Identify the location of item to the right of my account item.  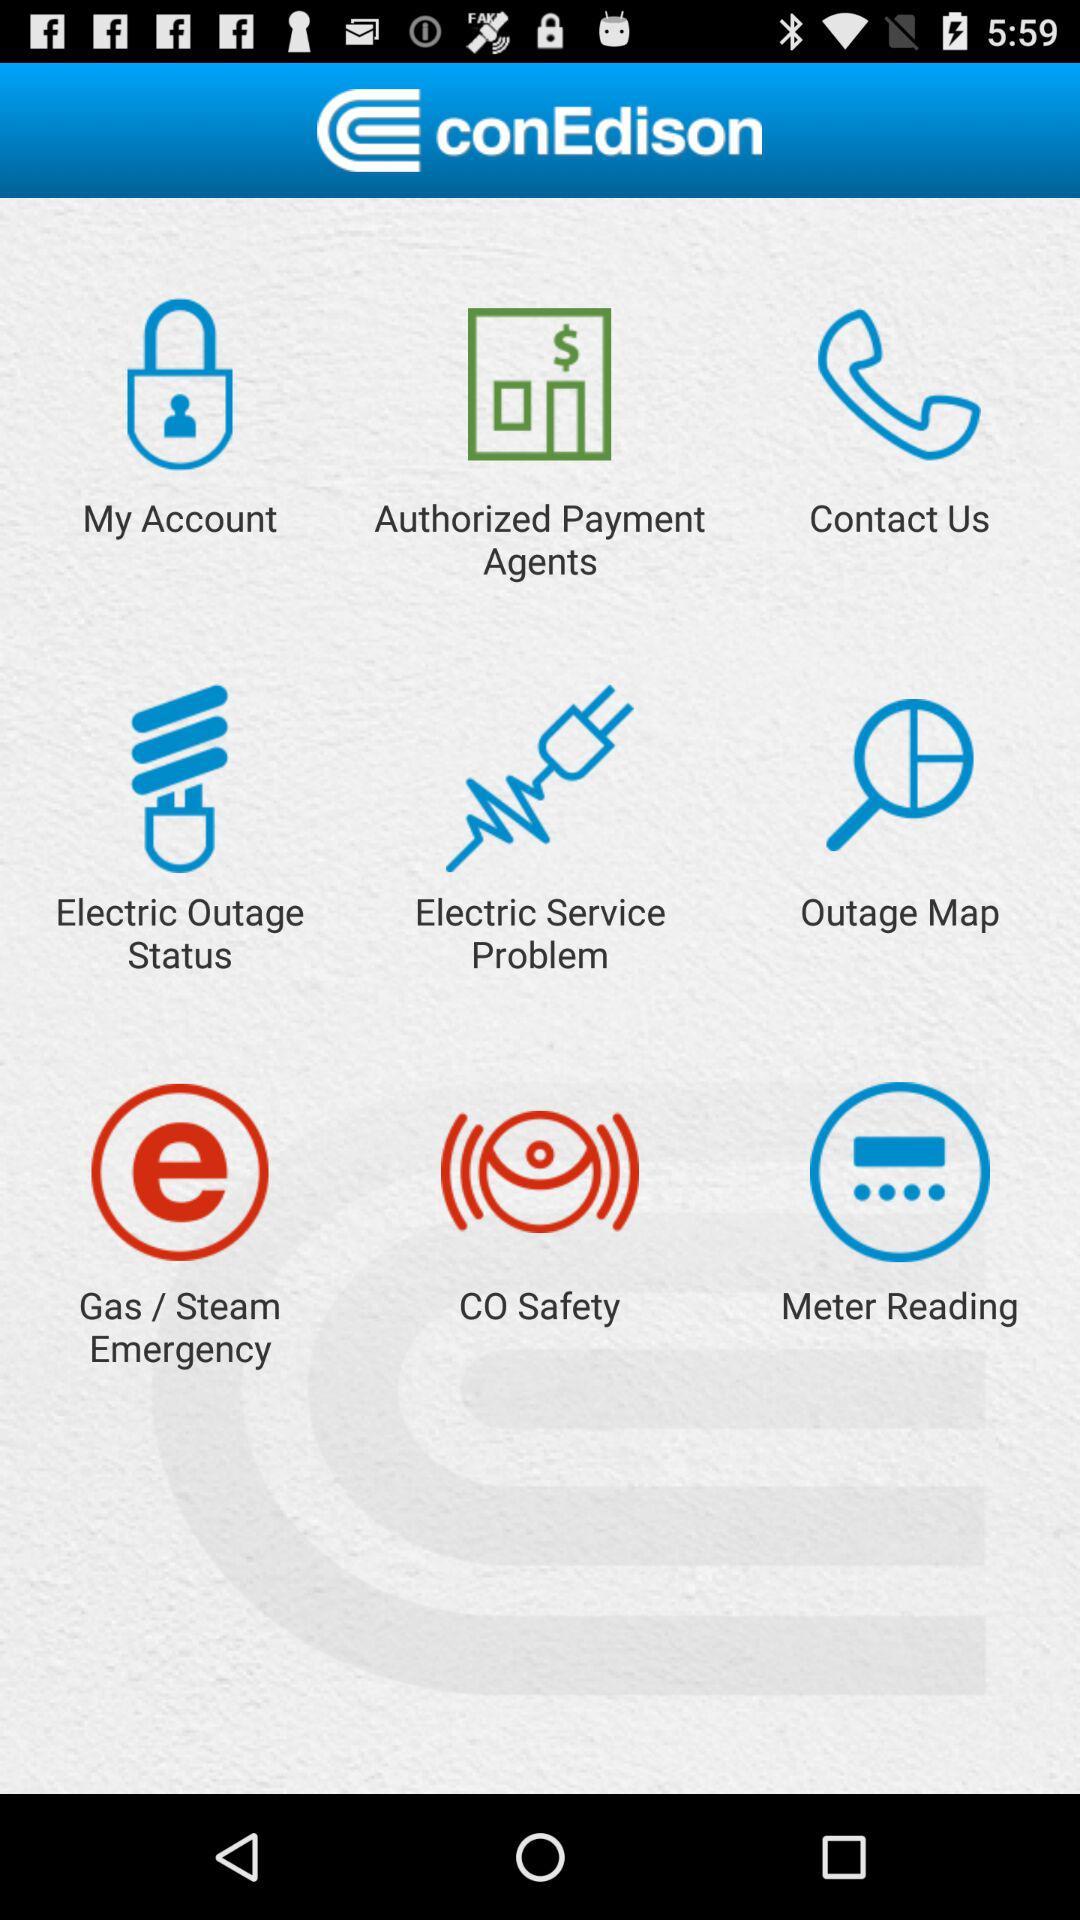
(538, 384).